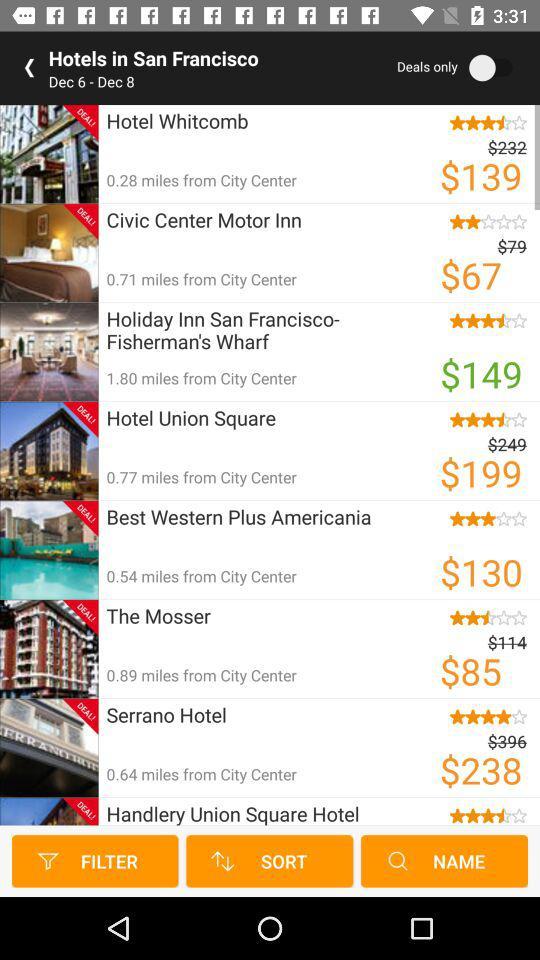 This screenshot has height=960, width=540. I want to click on the sort button, so click(269, 860).